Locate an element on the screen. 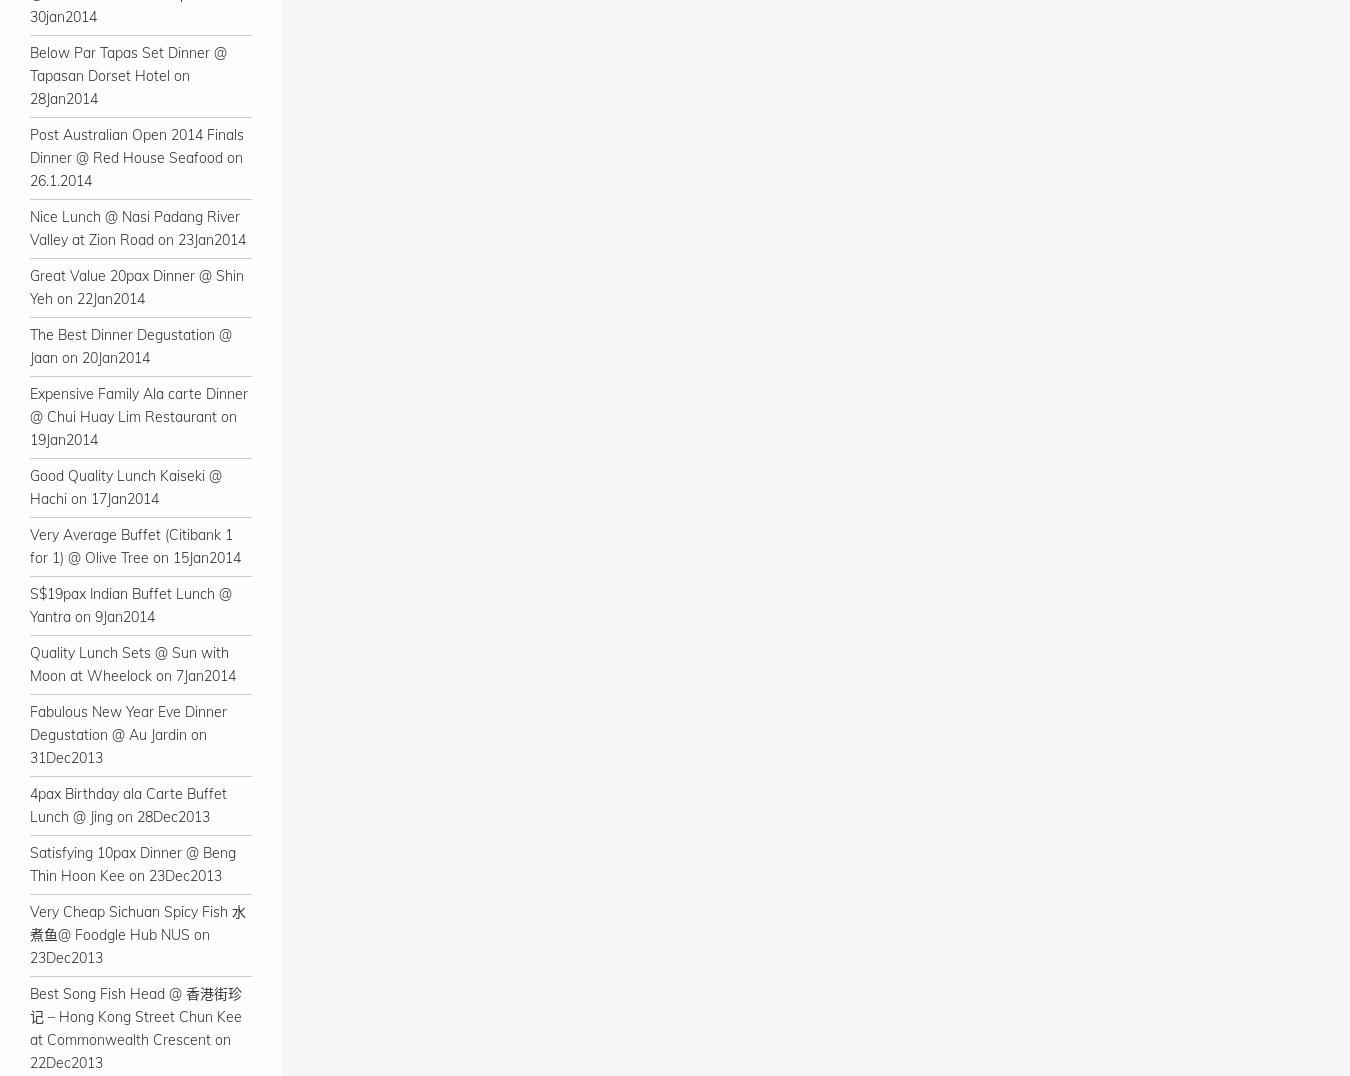 The width and height of the screenshot is (1350, 1076). '4pax Birthday ala Carte Buffet Lunch @ Jing on 28Dec2013' is located at coordinates (128, 805).